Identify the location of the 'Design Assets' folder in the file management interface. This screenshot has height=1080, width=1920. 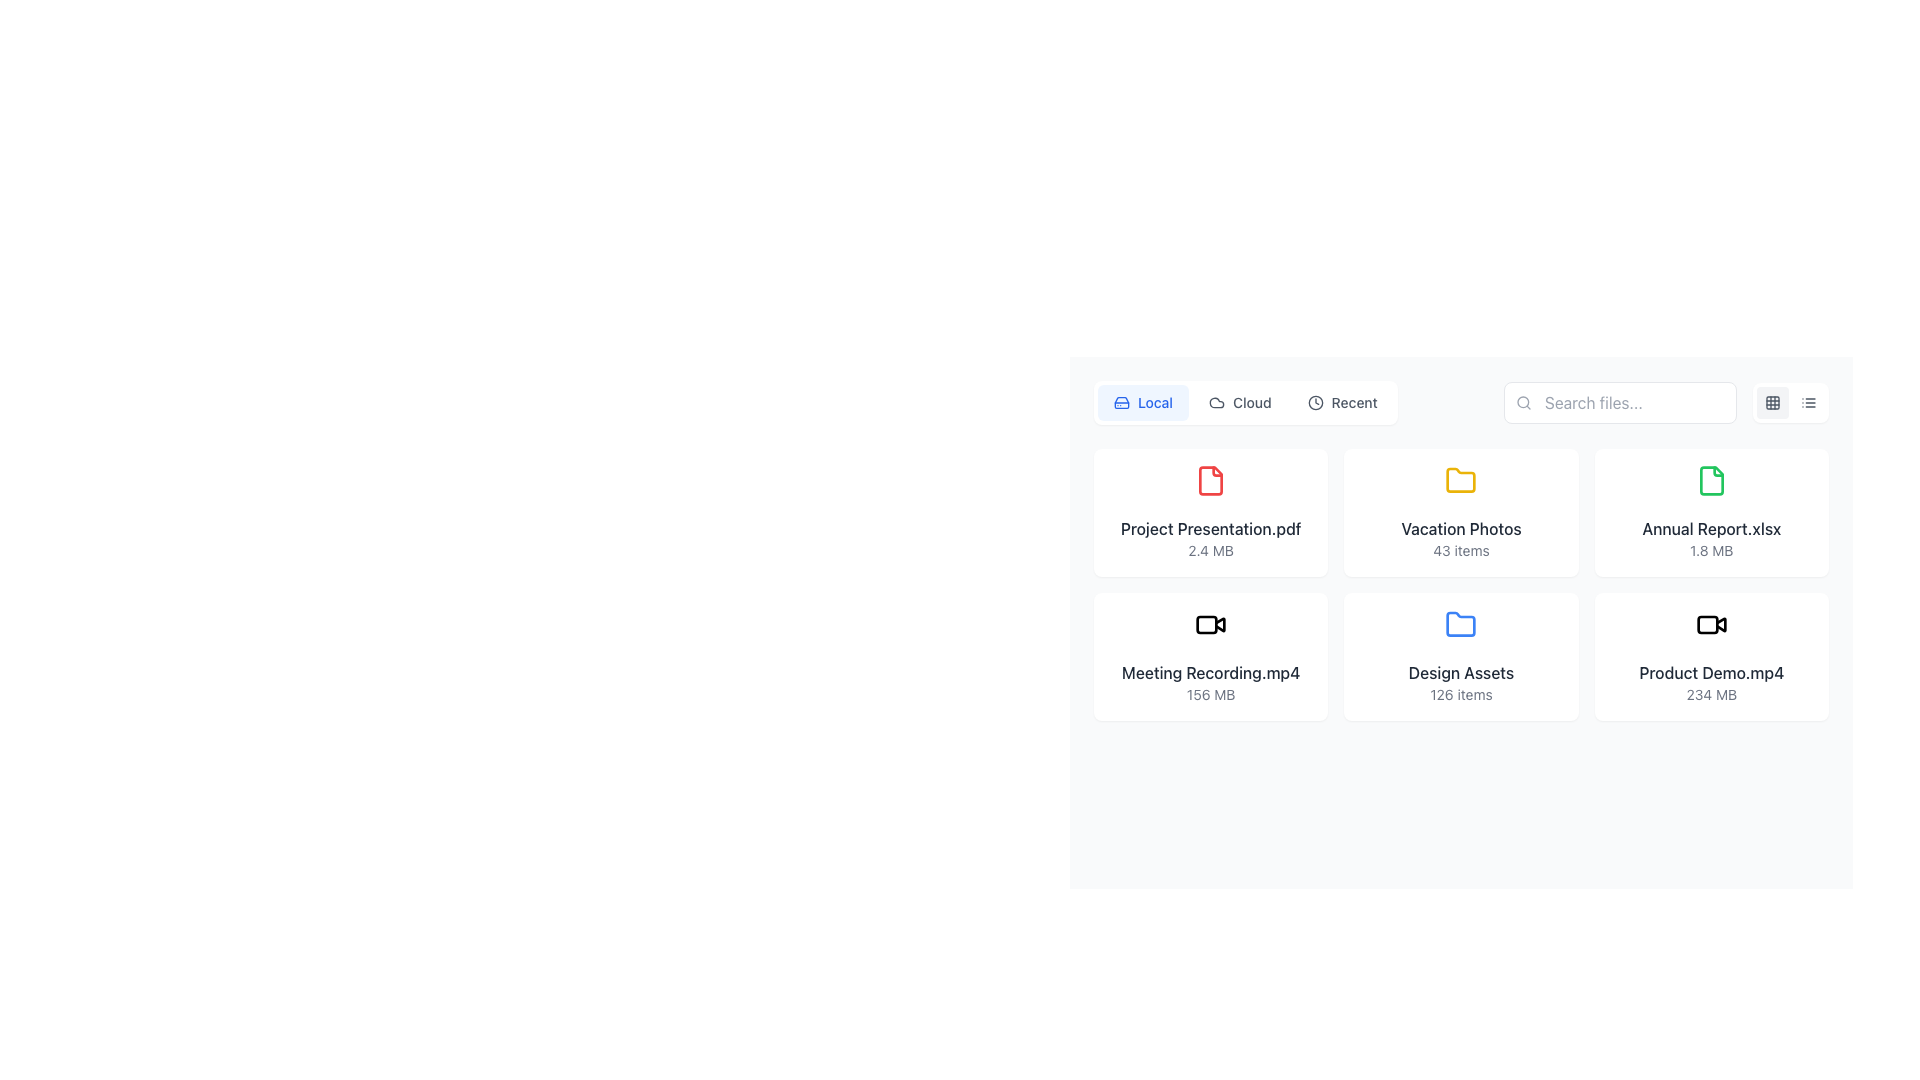
(1461, 656).